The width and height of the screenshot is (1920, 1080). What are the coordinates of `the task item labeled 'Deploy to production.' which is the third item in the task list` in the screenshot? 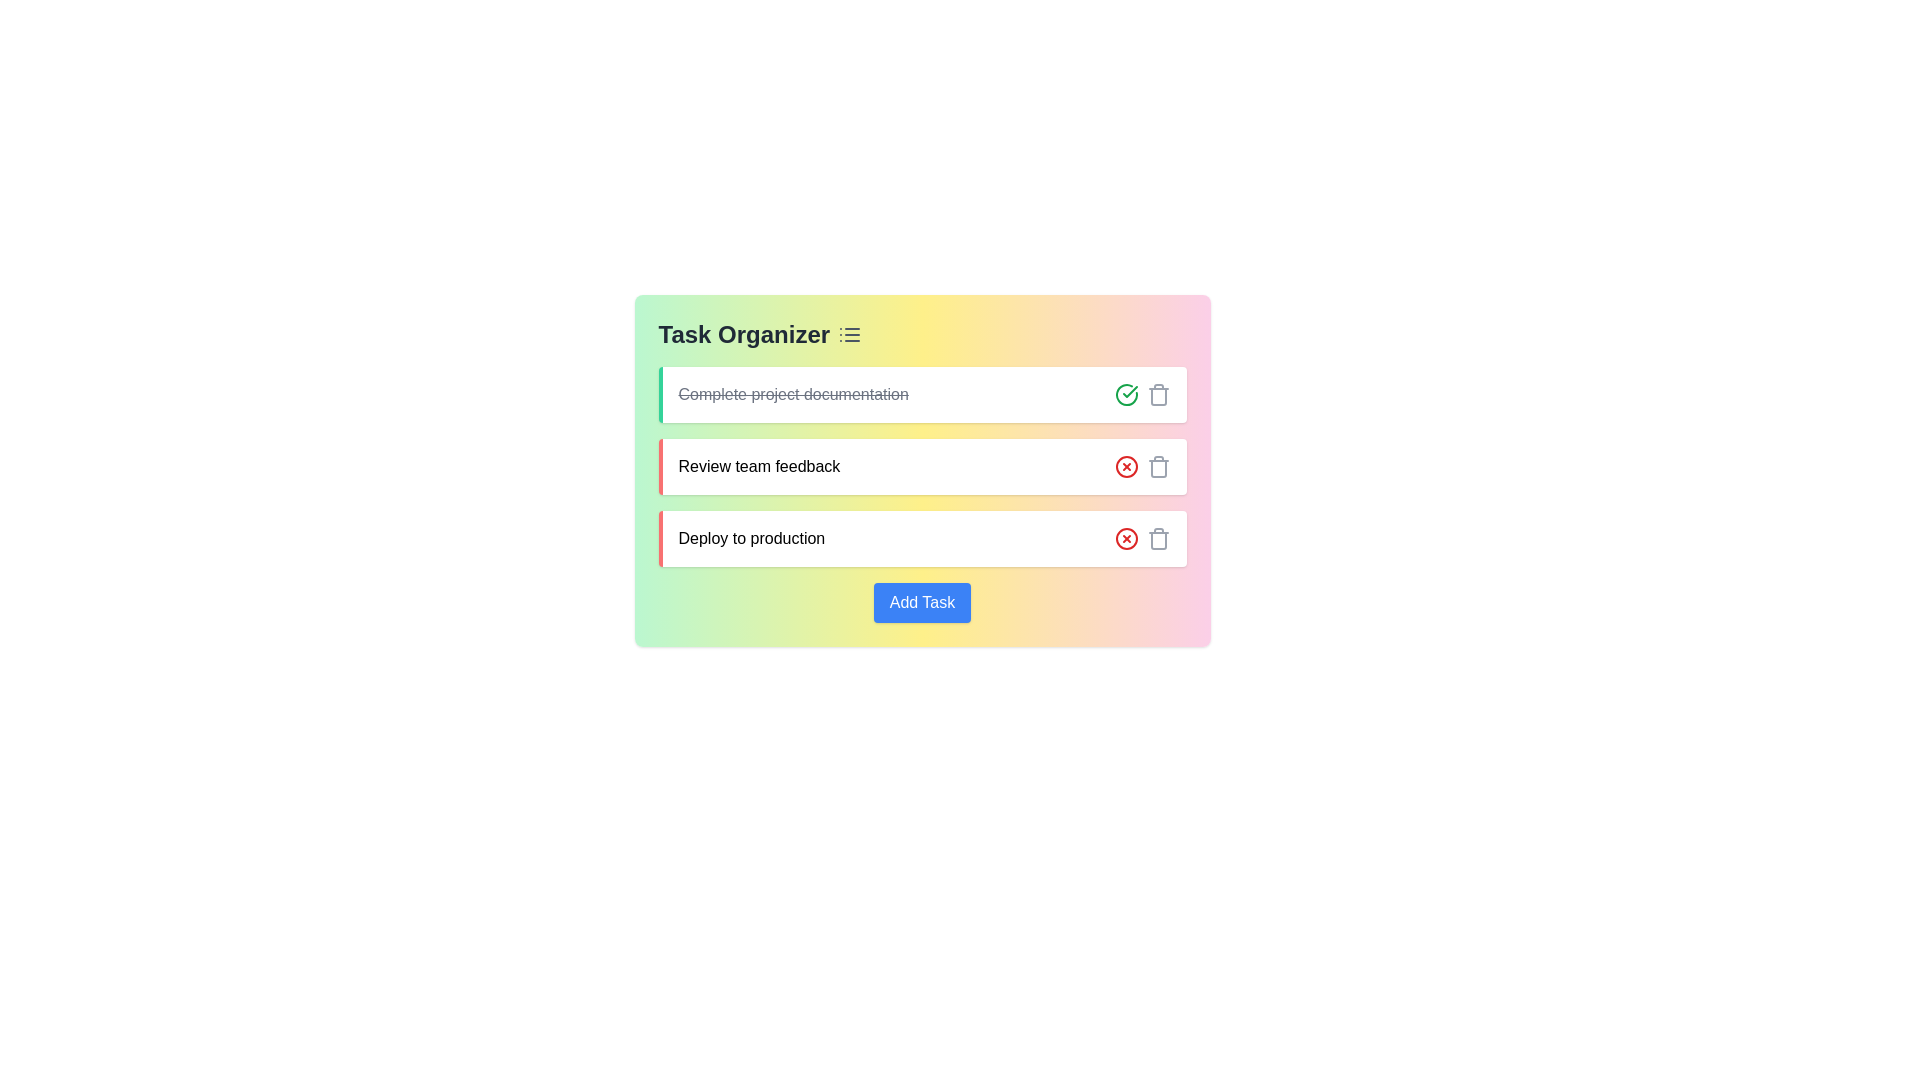 It's located at (921, 538).